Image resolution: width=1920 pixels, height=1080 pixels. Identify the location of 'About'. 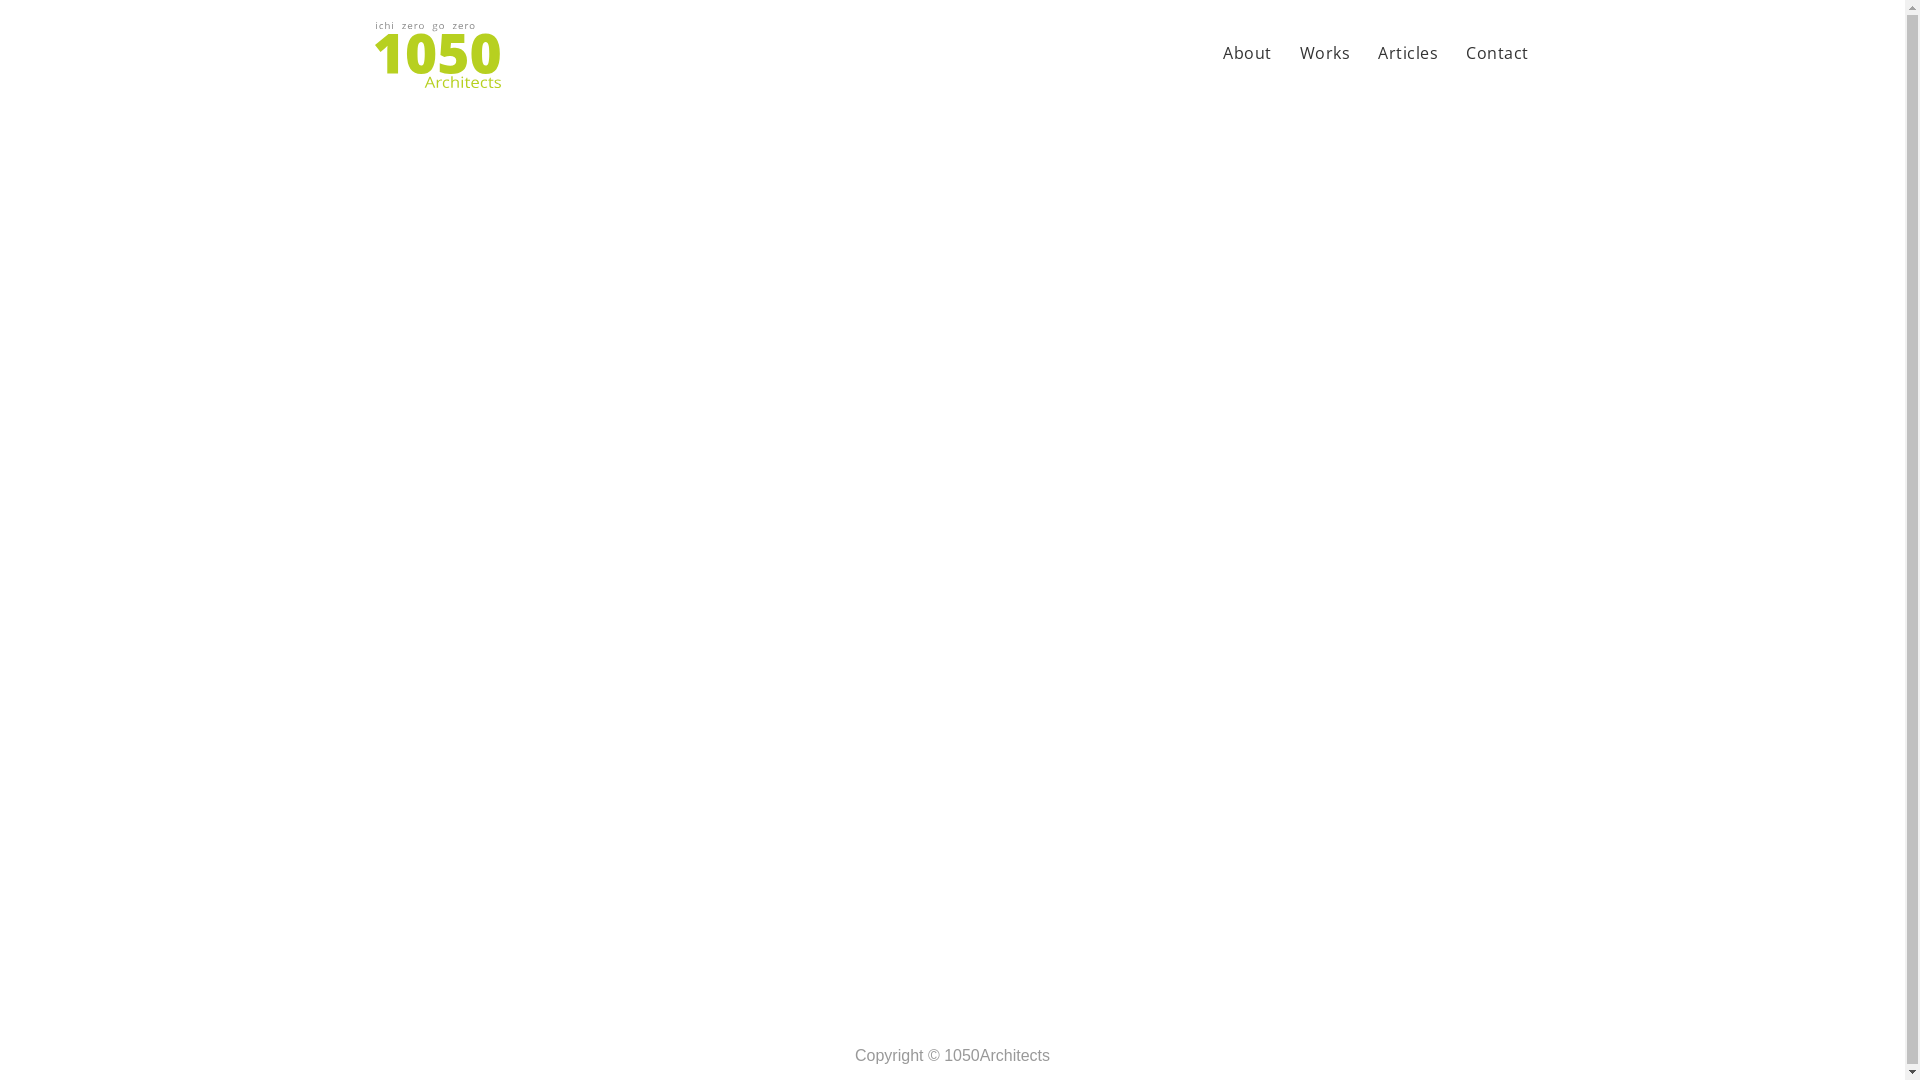
(1246, 54).